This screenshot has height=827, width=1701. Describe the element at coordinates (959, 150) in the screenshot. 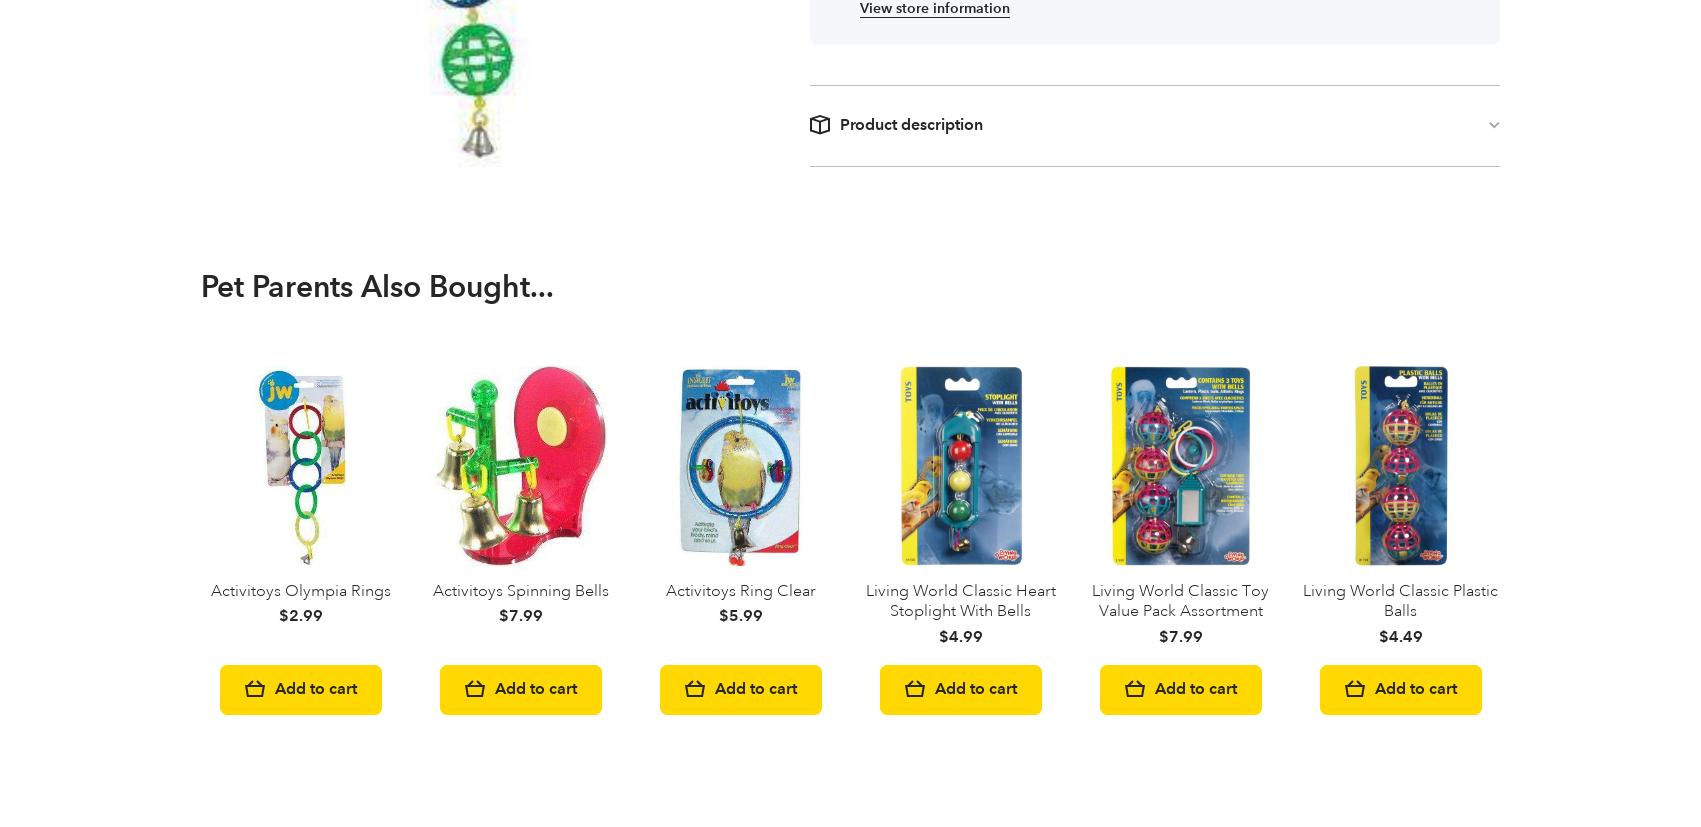

I see `'Living World Classic Heart Stoplight With Bells'` at that location.